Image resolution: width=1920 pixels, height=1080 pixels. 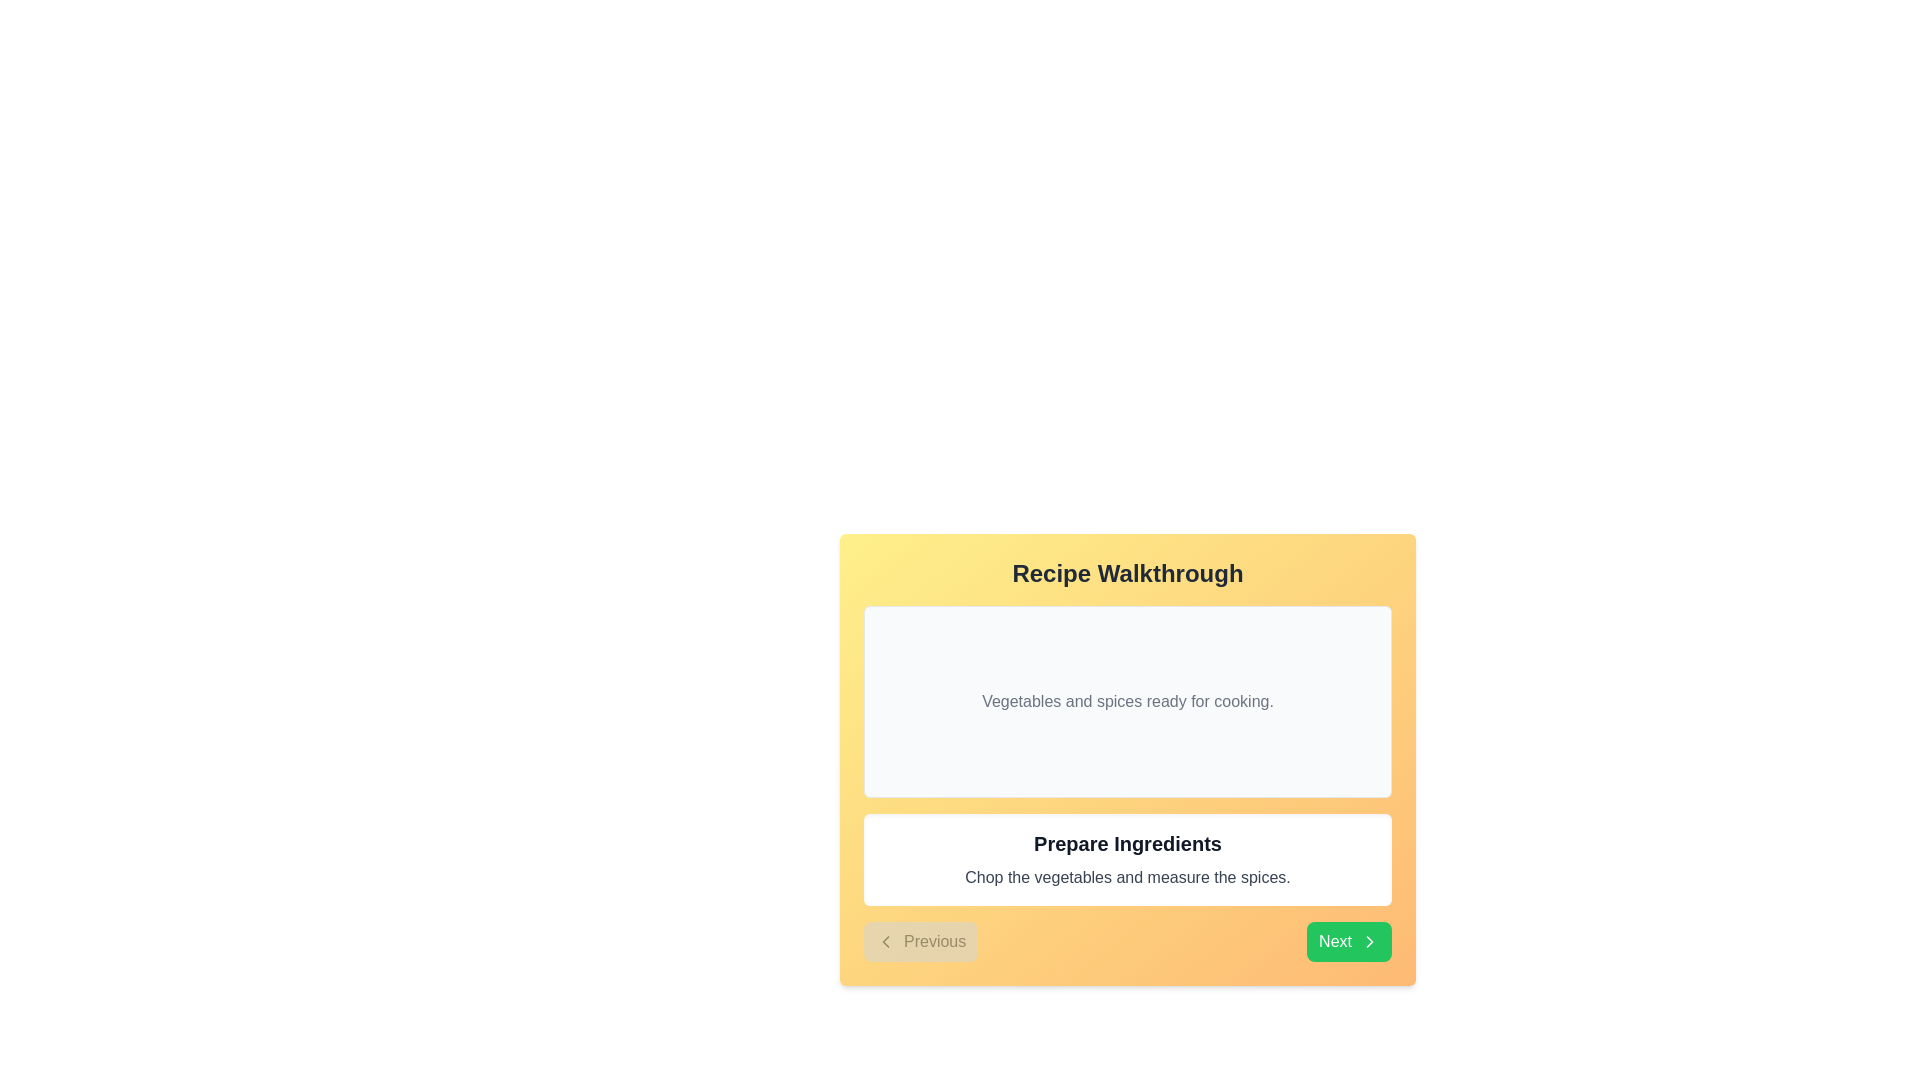 I want to click on the right-facing chevron icon inside the 'Next' button located at the bottom right corner of the 'Recipe Walkthrough' content box, so click(x=1368, y=941).